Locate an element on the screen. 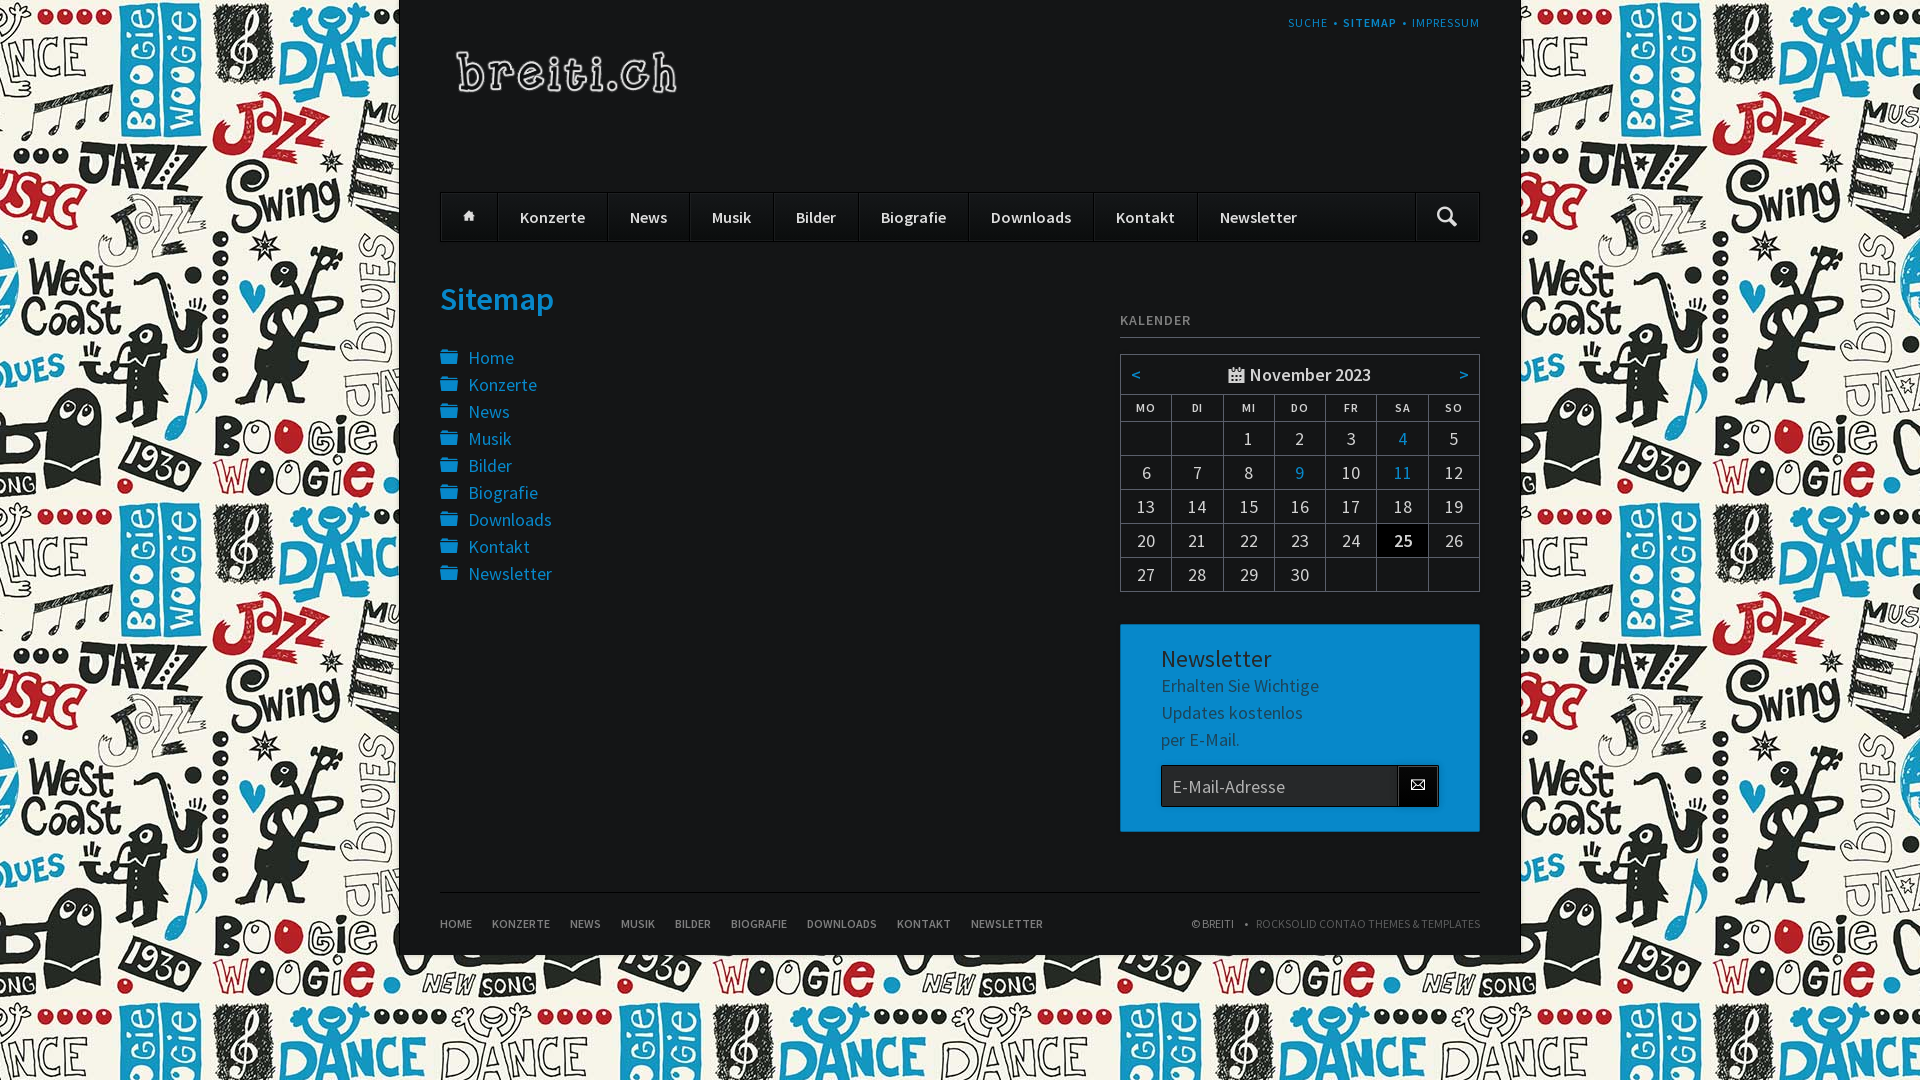 This screenshot has width=1920, height=1080. 'NEWSLETTER' is located at coordinates (1007, 923).